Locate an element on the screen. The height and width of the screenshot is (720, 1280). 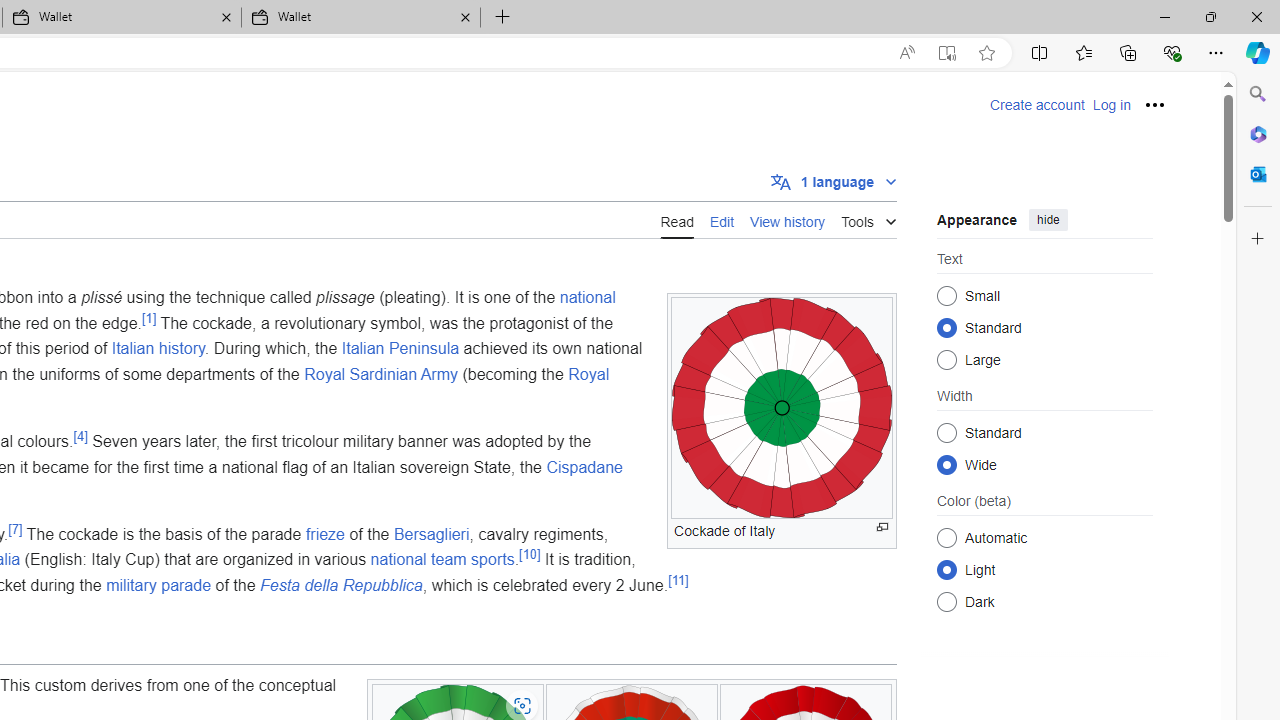
'Edit' is located at coordinates (720, 219).